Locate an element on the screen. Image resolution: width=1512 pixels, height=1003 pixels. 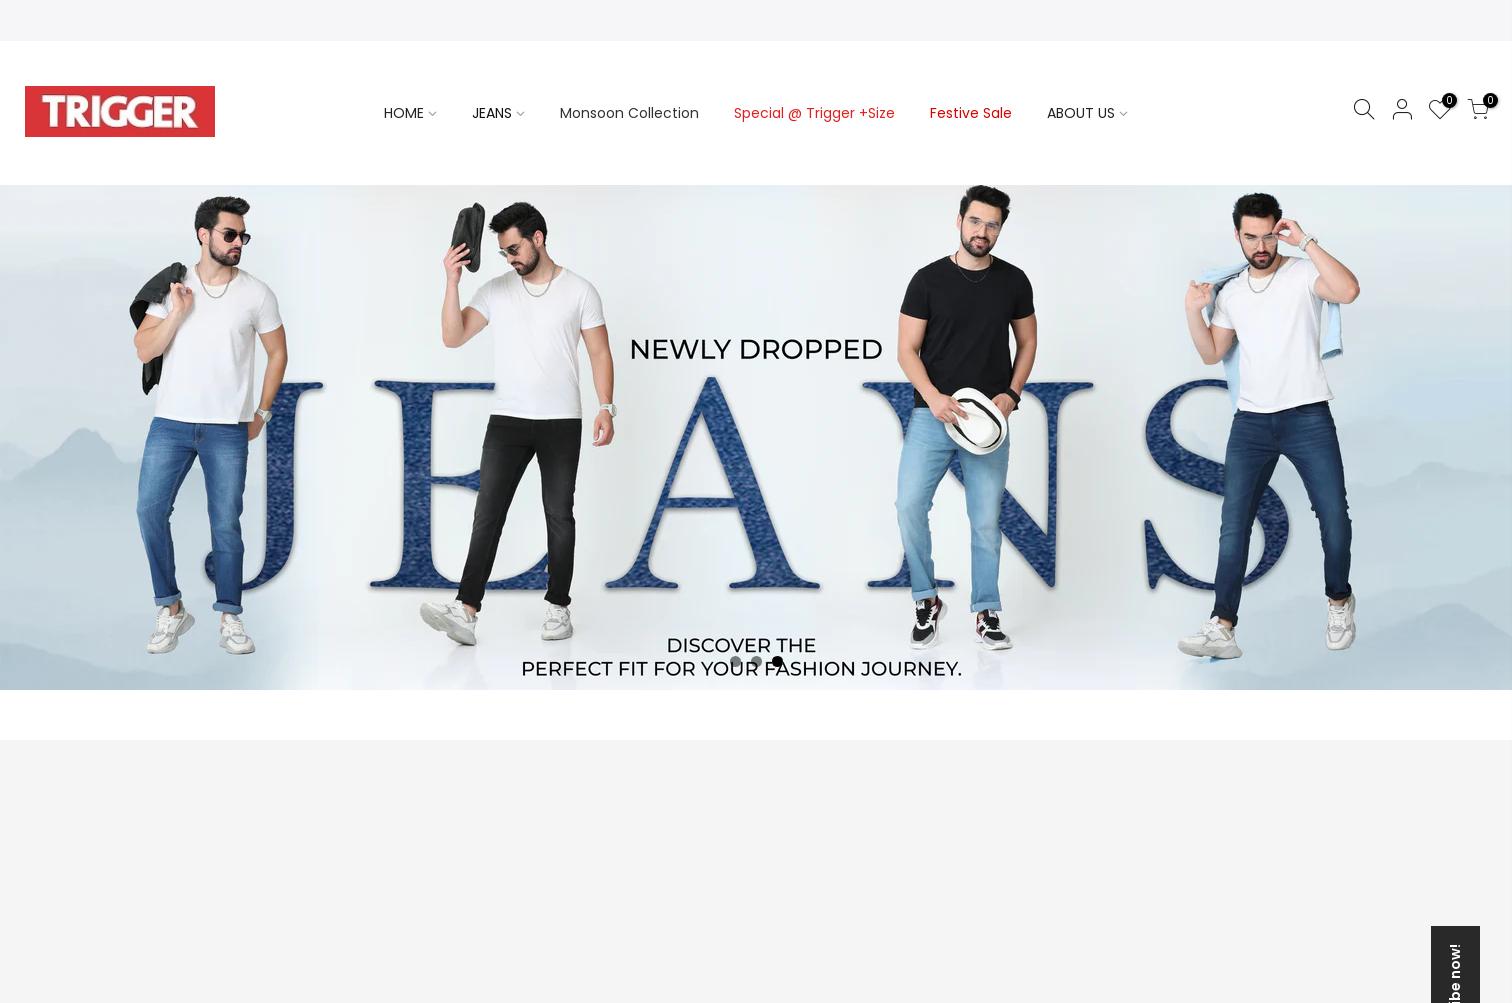
'Upcoming collections' is located at coordinates (458, 916).